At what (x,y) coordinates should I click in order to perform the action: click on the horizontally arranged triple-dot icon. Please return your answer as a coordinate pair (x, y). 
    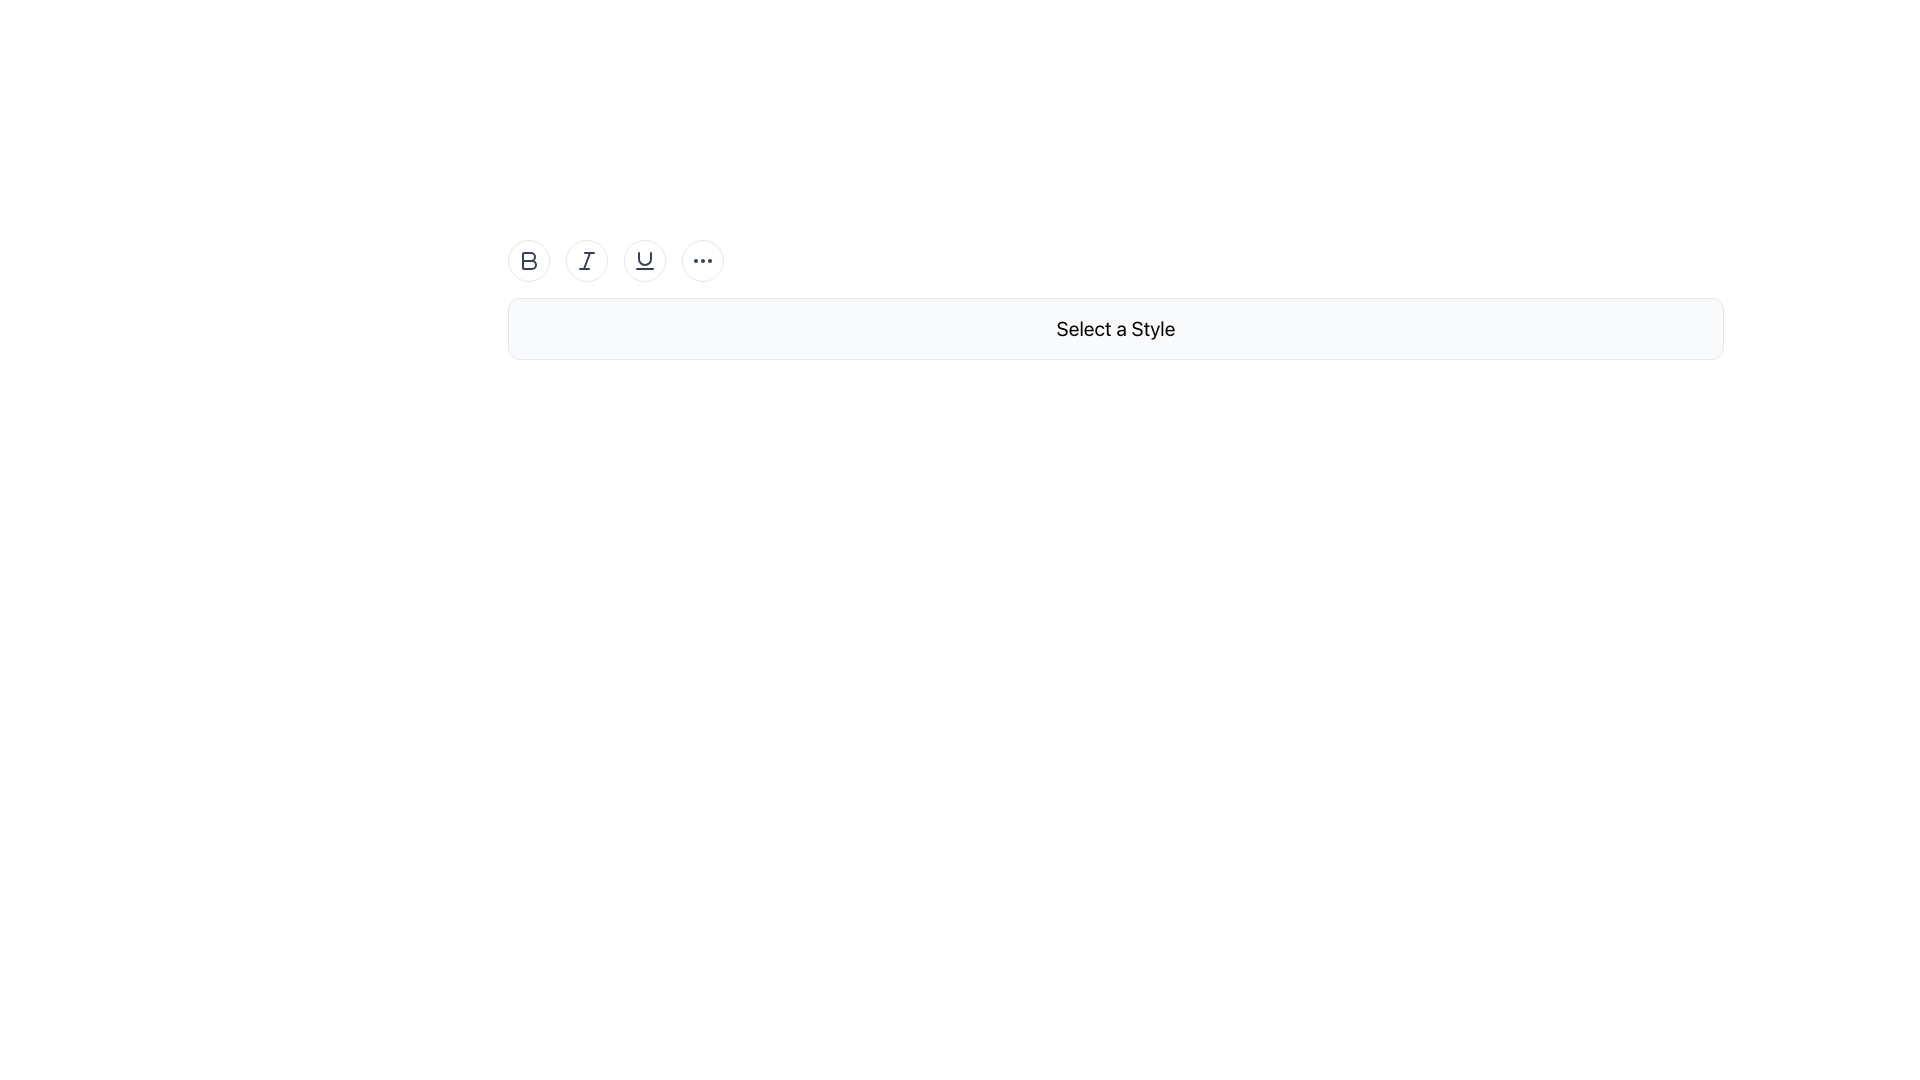
    Looking at the image, I should click on (702, 260).